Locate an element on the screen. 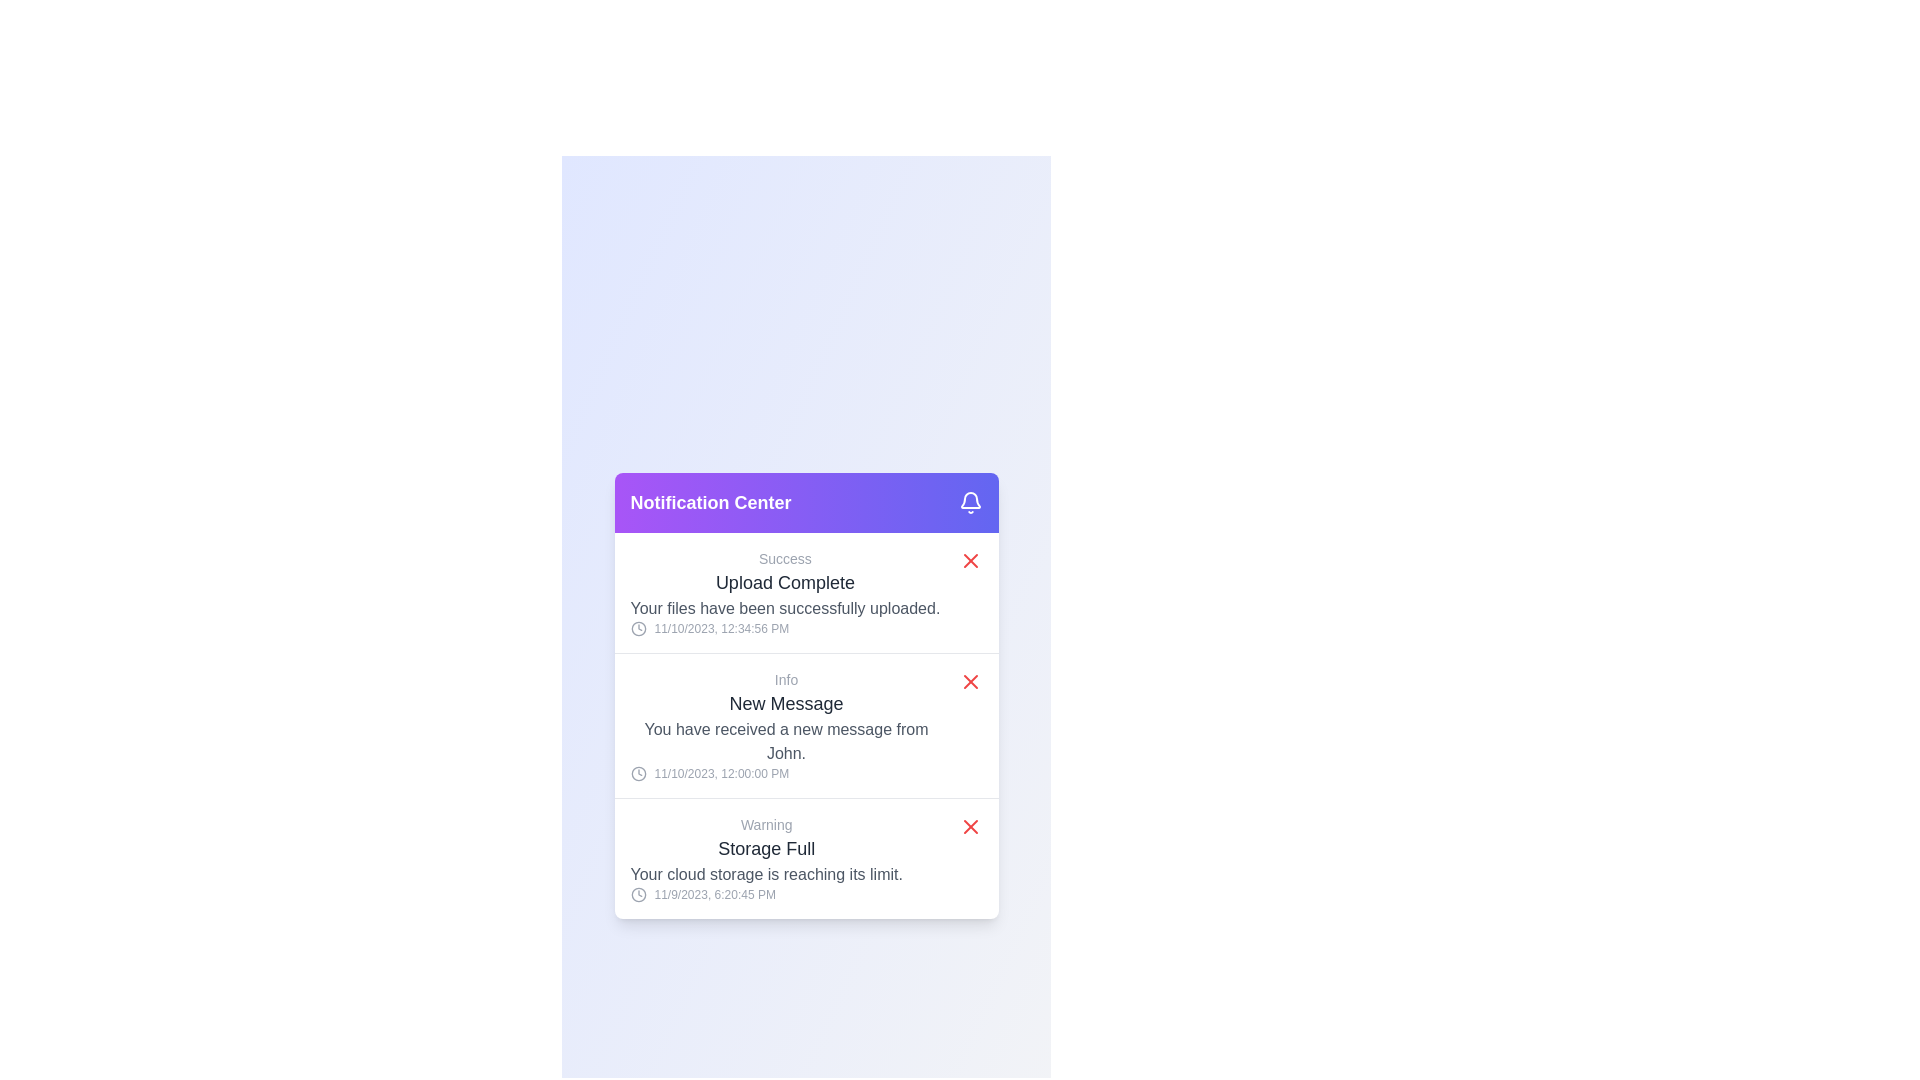 Image resolution: width=1920 pixels, height=1080 pixels. the first success notification card located just below the purple header in the notification center is located at coordinates (784, 592).